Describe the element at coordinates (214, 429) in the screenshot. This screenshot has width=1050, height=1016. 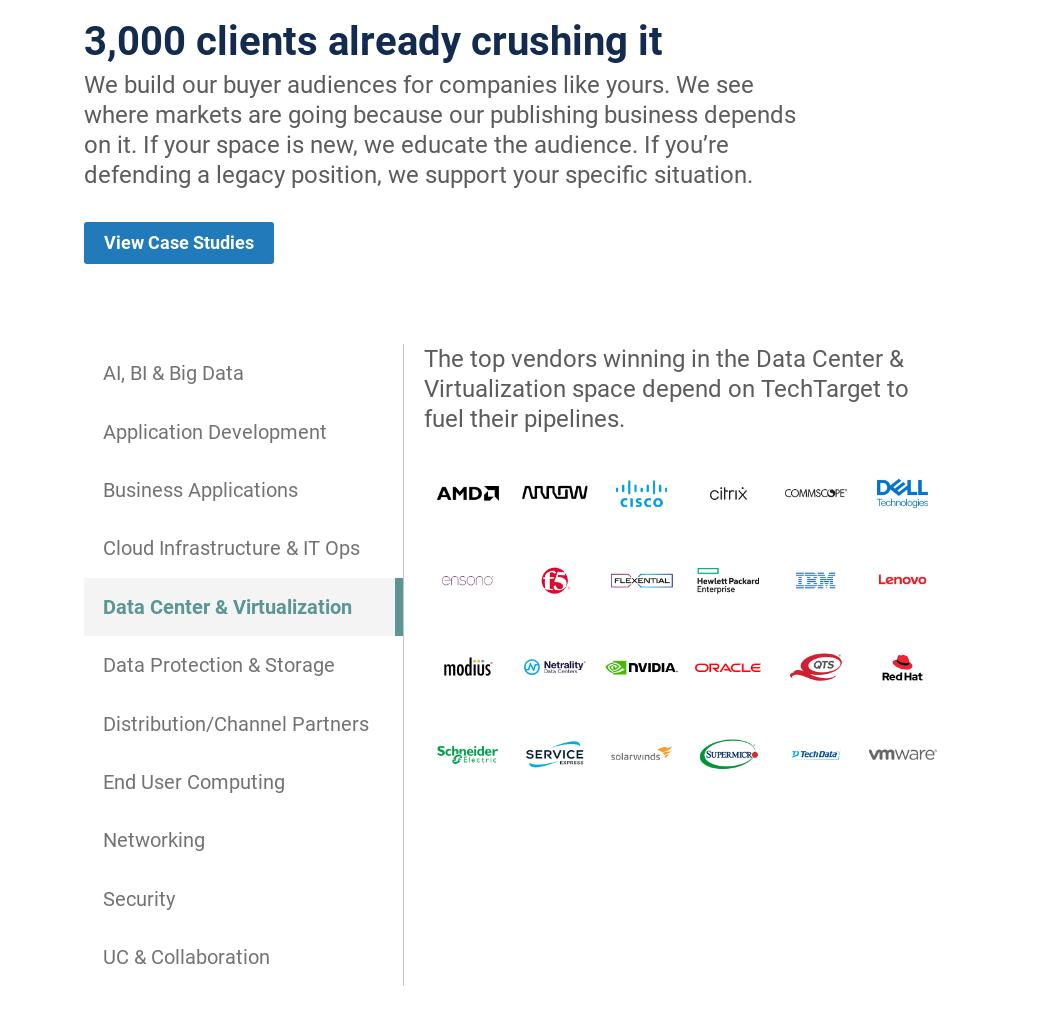
I see `'Application Development'` at that location.